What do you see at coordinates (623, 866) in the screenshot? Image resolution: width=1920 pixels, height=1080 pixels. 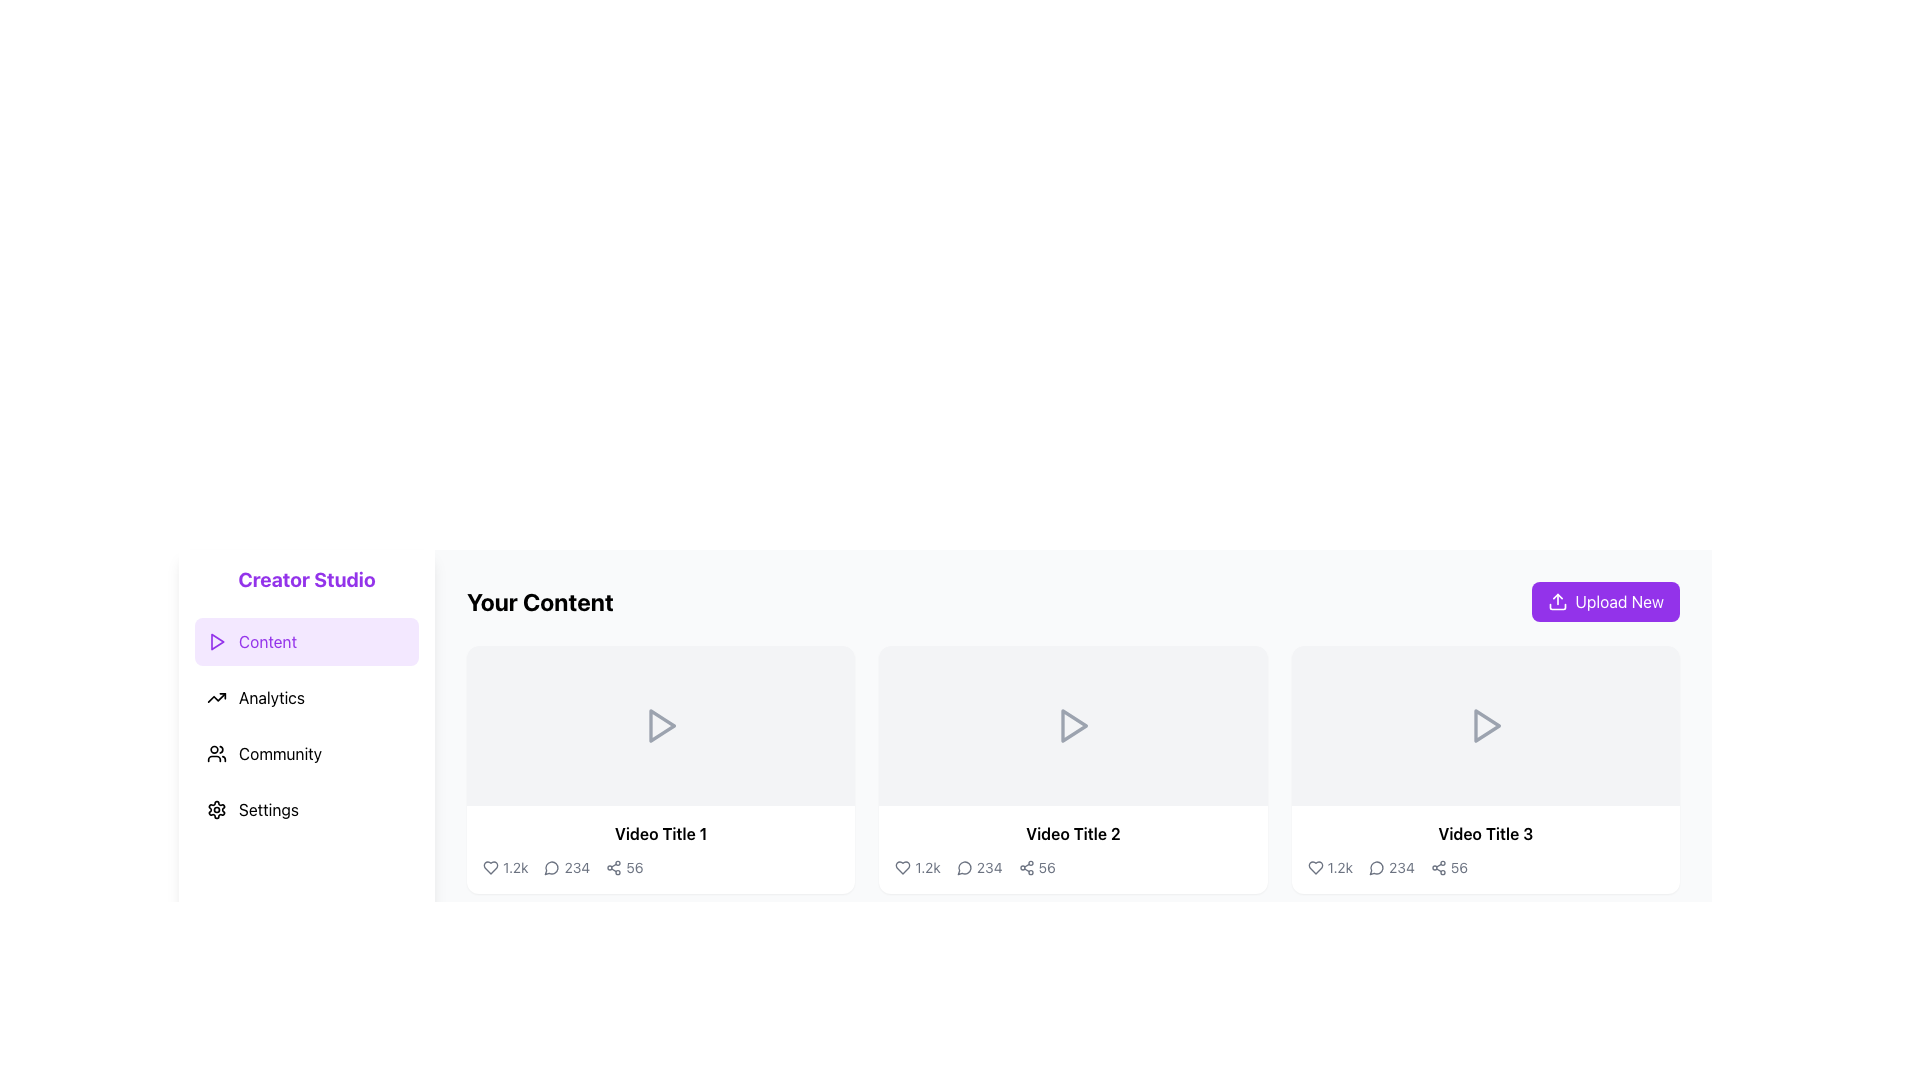 I see `the Text with Icon indicating the number of shares located at the bottom-right corner of the 'Video Title 1' card in the 'Your Content' section` at bounding box center [623, 866].